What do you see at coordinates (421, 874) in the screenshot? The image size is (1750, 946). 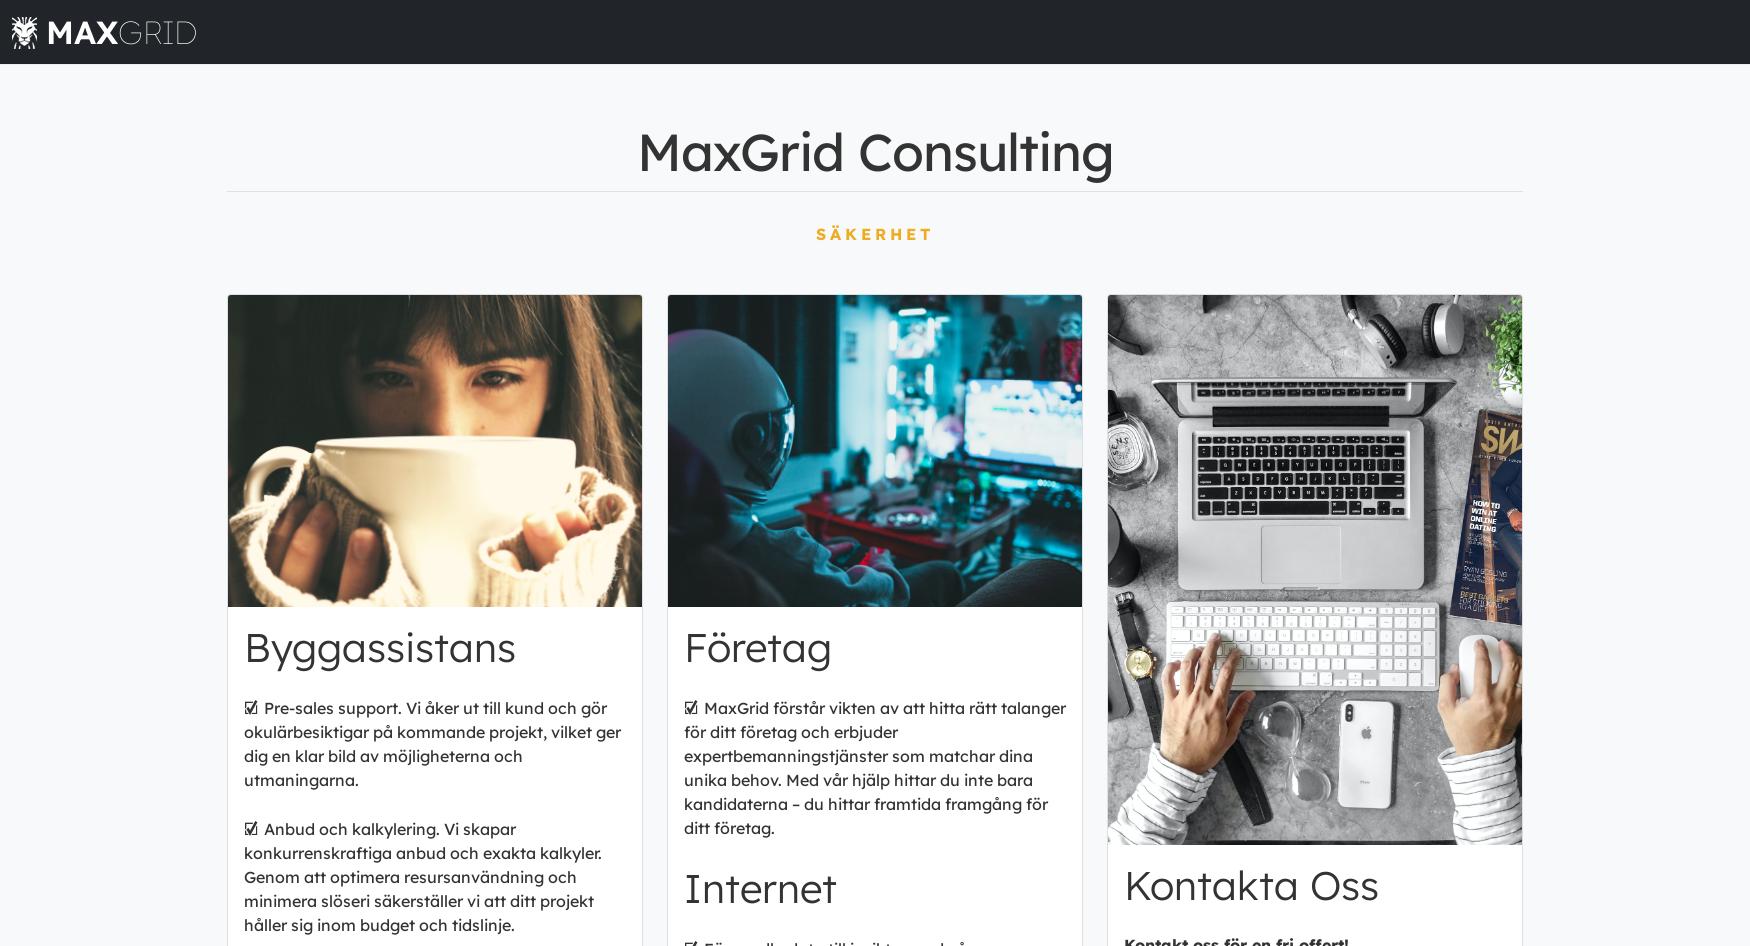 I see `'Anbud och kalkylering. Vi skapar konkurrenskraftiga anbud och exakta kalkyler. Genom att optimera resursanvändning och minimera slöseri säkerställer vi att ditt projekt håller sig inom budget och tidslinje.'` at bounding box center [421, 874].